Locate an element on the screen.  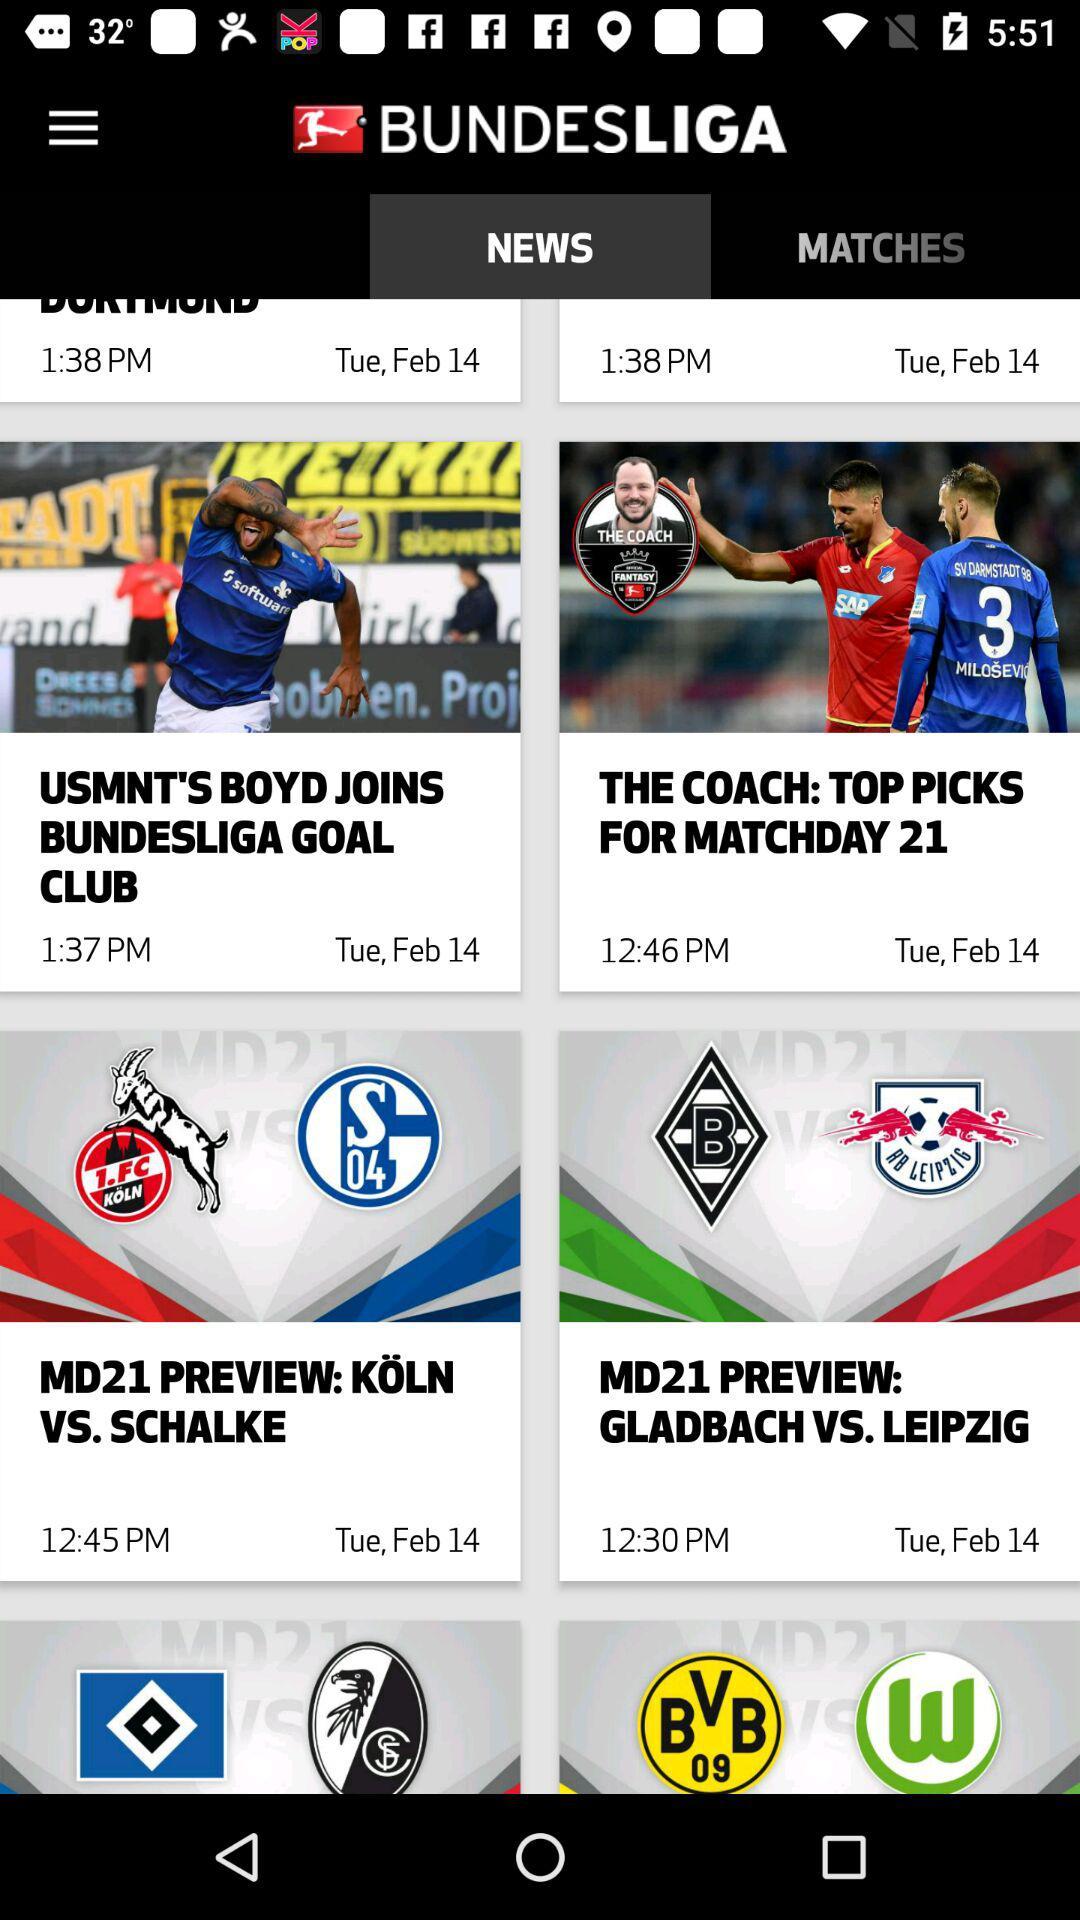
item above the papadopoulos hsv s item is located at coordinates (880, 245).